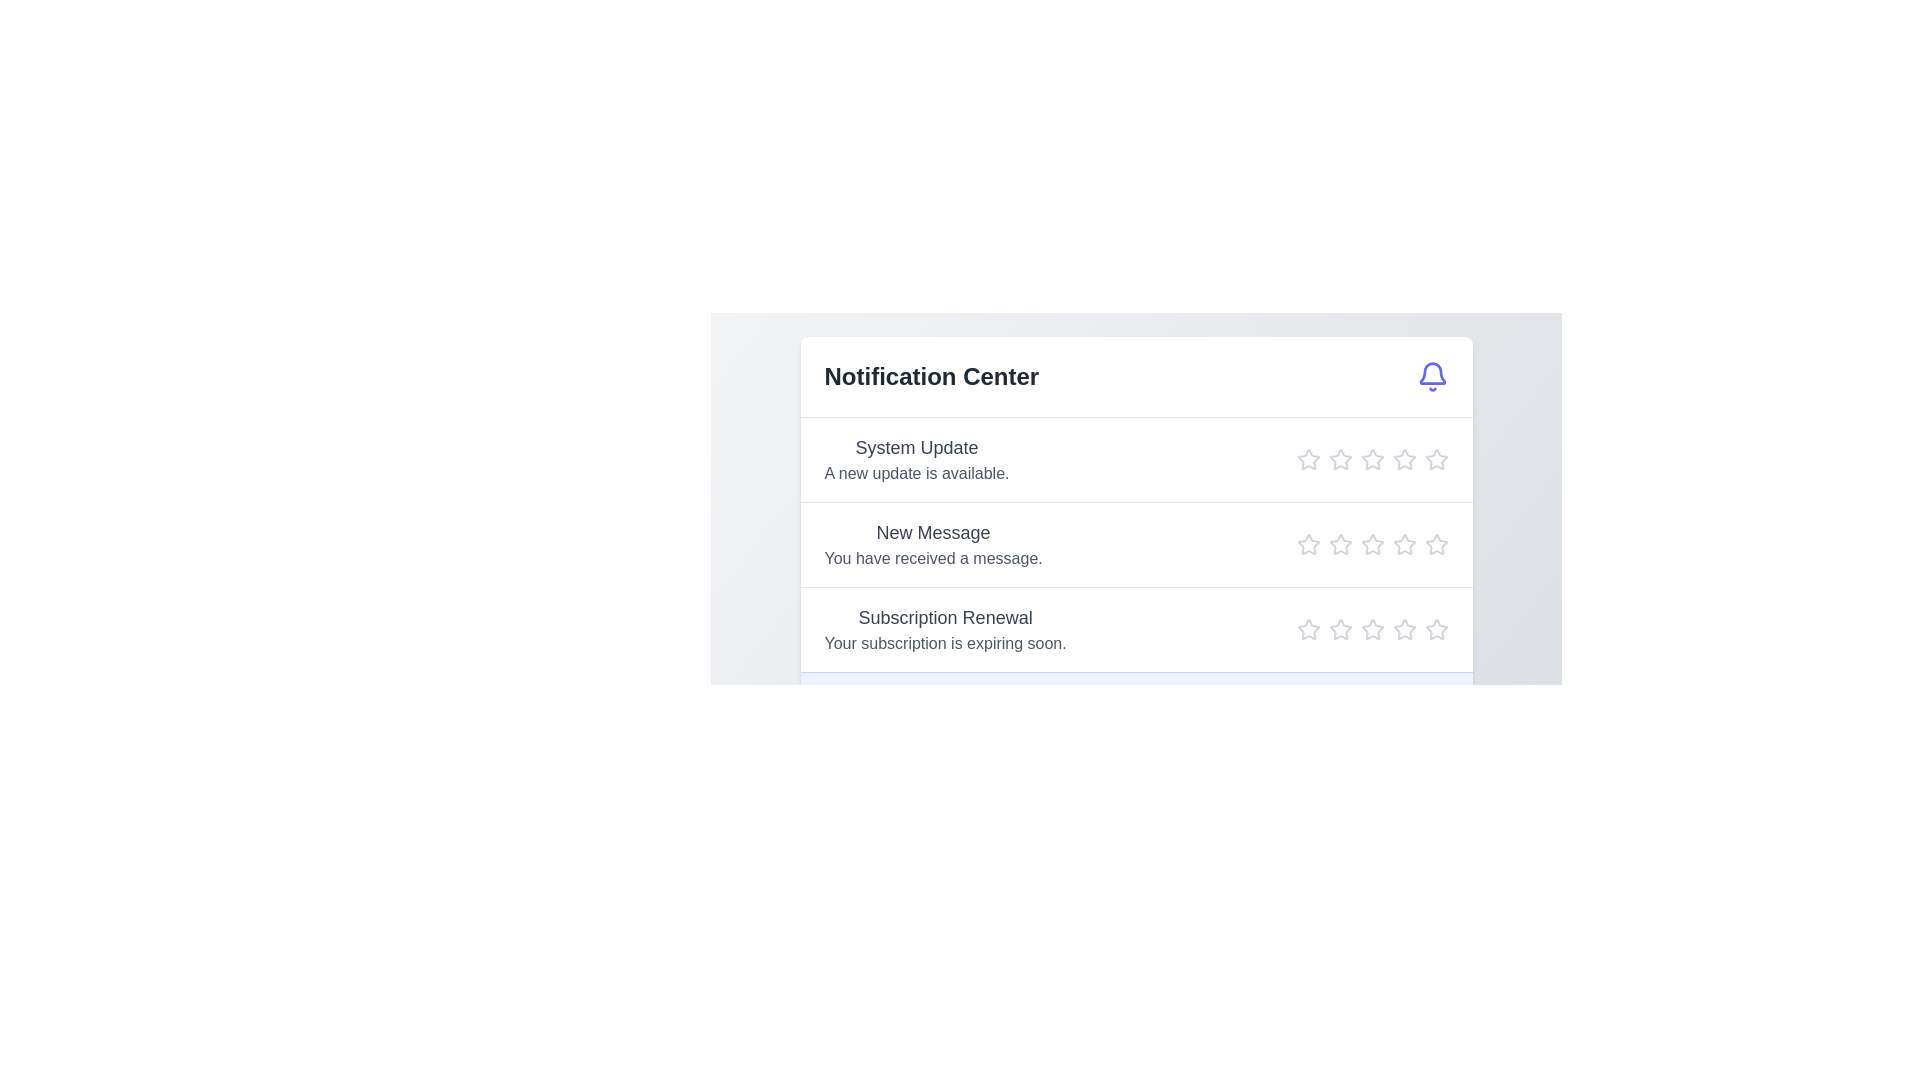 The image size is (1920, 1080). I want to click on the star icon to set the rating to 5 for the notification titled 'System Update', so click(1435, 459).